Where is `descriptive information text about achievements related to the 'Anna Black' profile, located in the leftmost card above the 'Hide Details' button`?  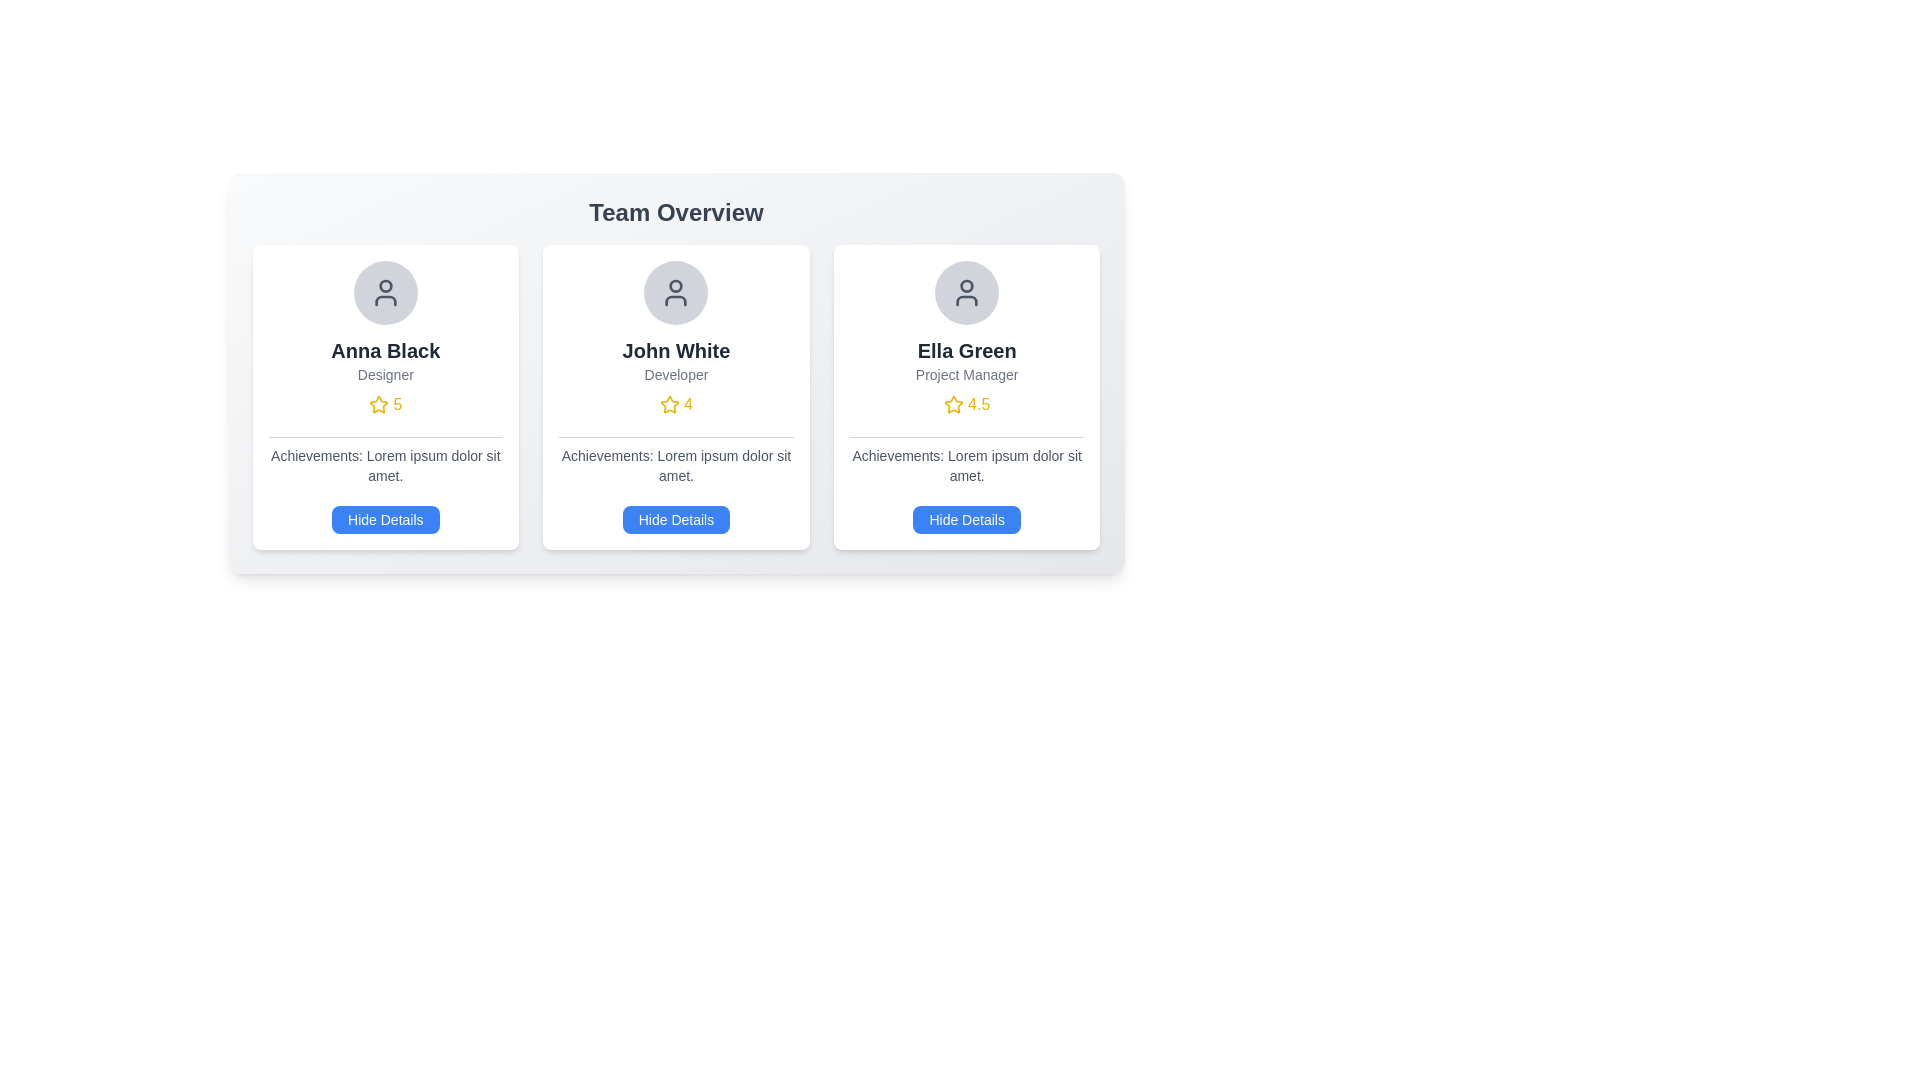 descriptive information text about achievements related to the 'Anna Black' profile, located in the leftmost card above the 'Hide Details' button is located at coordinates (385, 466).